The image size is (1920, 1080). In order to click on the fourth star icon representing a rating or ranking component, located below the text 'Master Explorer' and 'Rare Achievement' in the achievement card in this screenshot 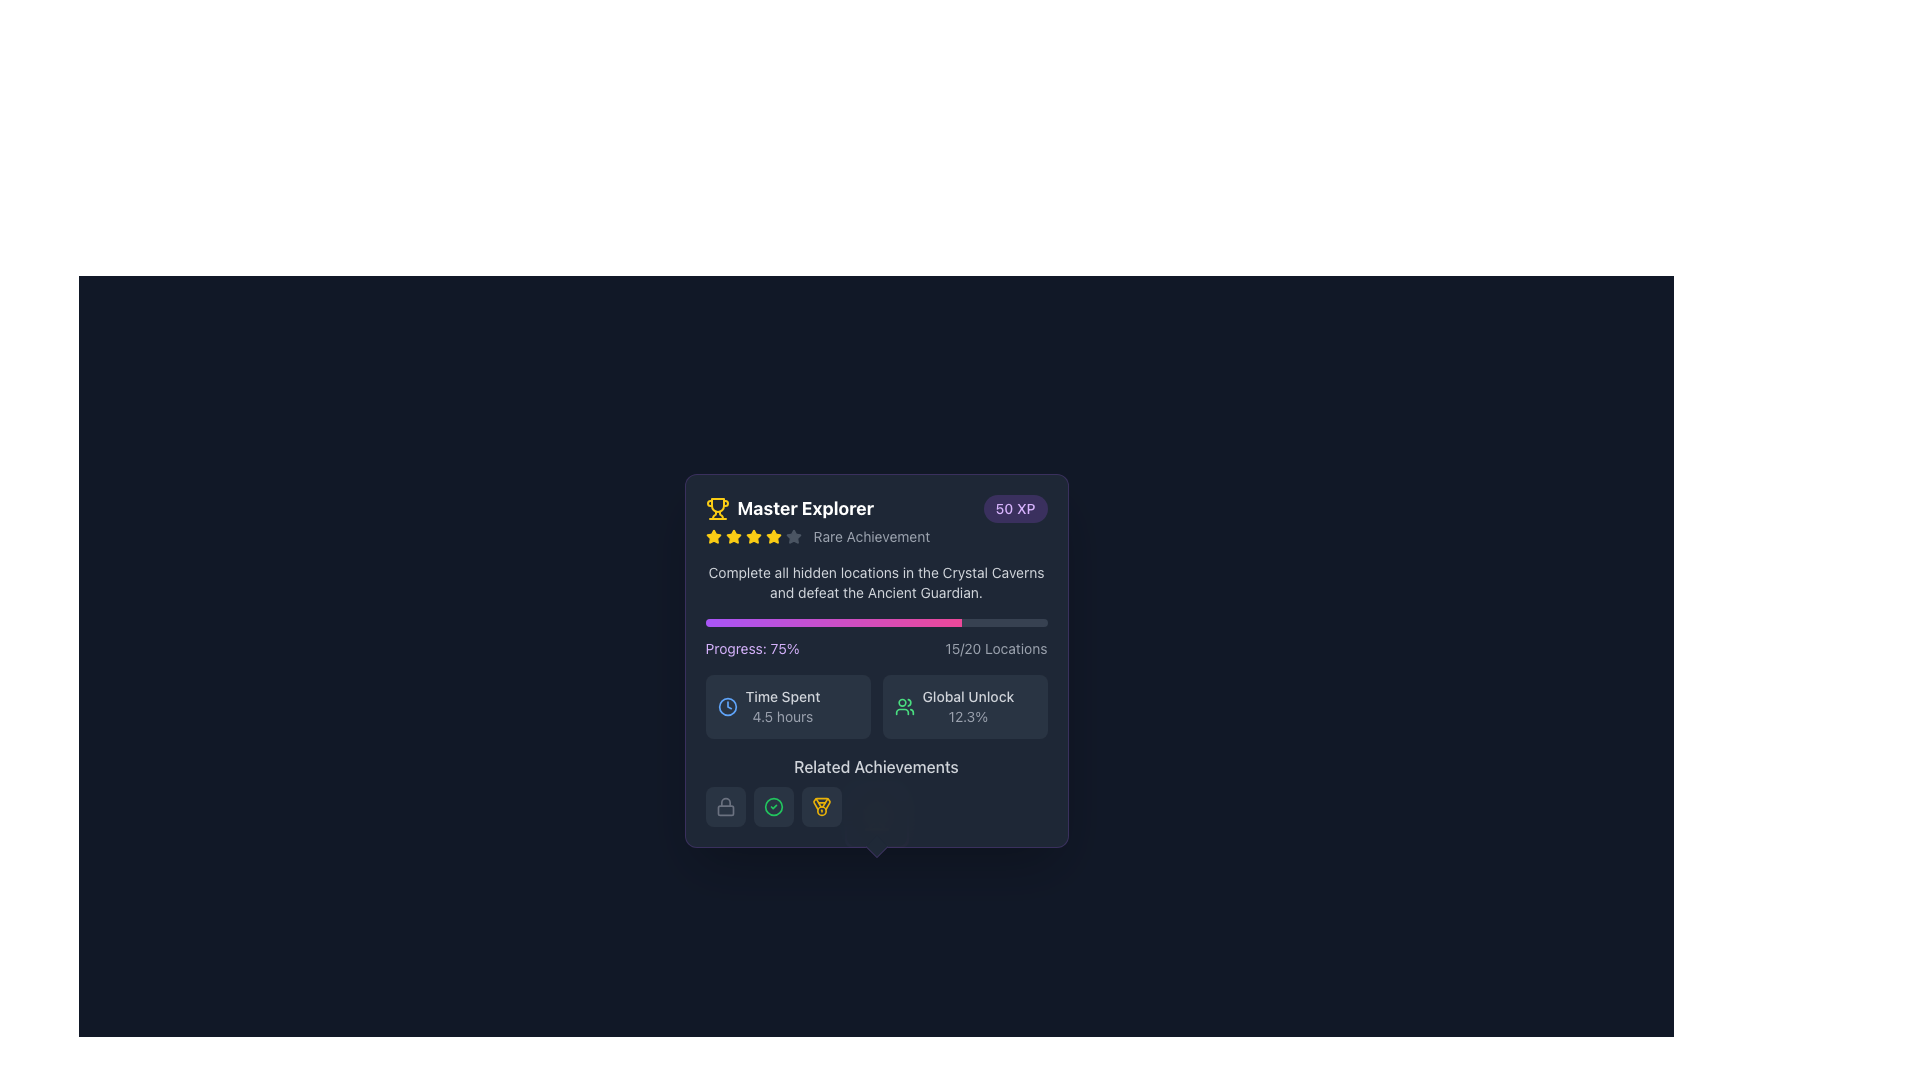, I will do `click(752, 535)`.